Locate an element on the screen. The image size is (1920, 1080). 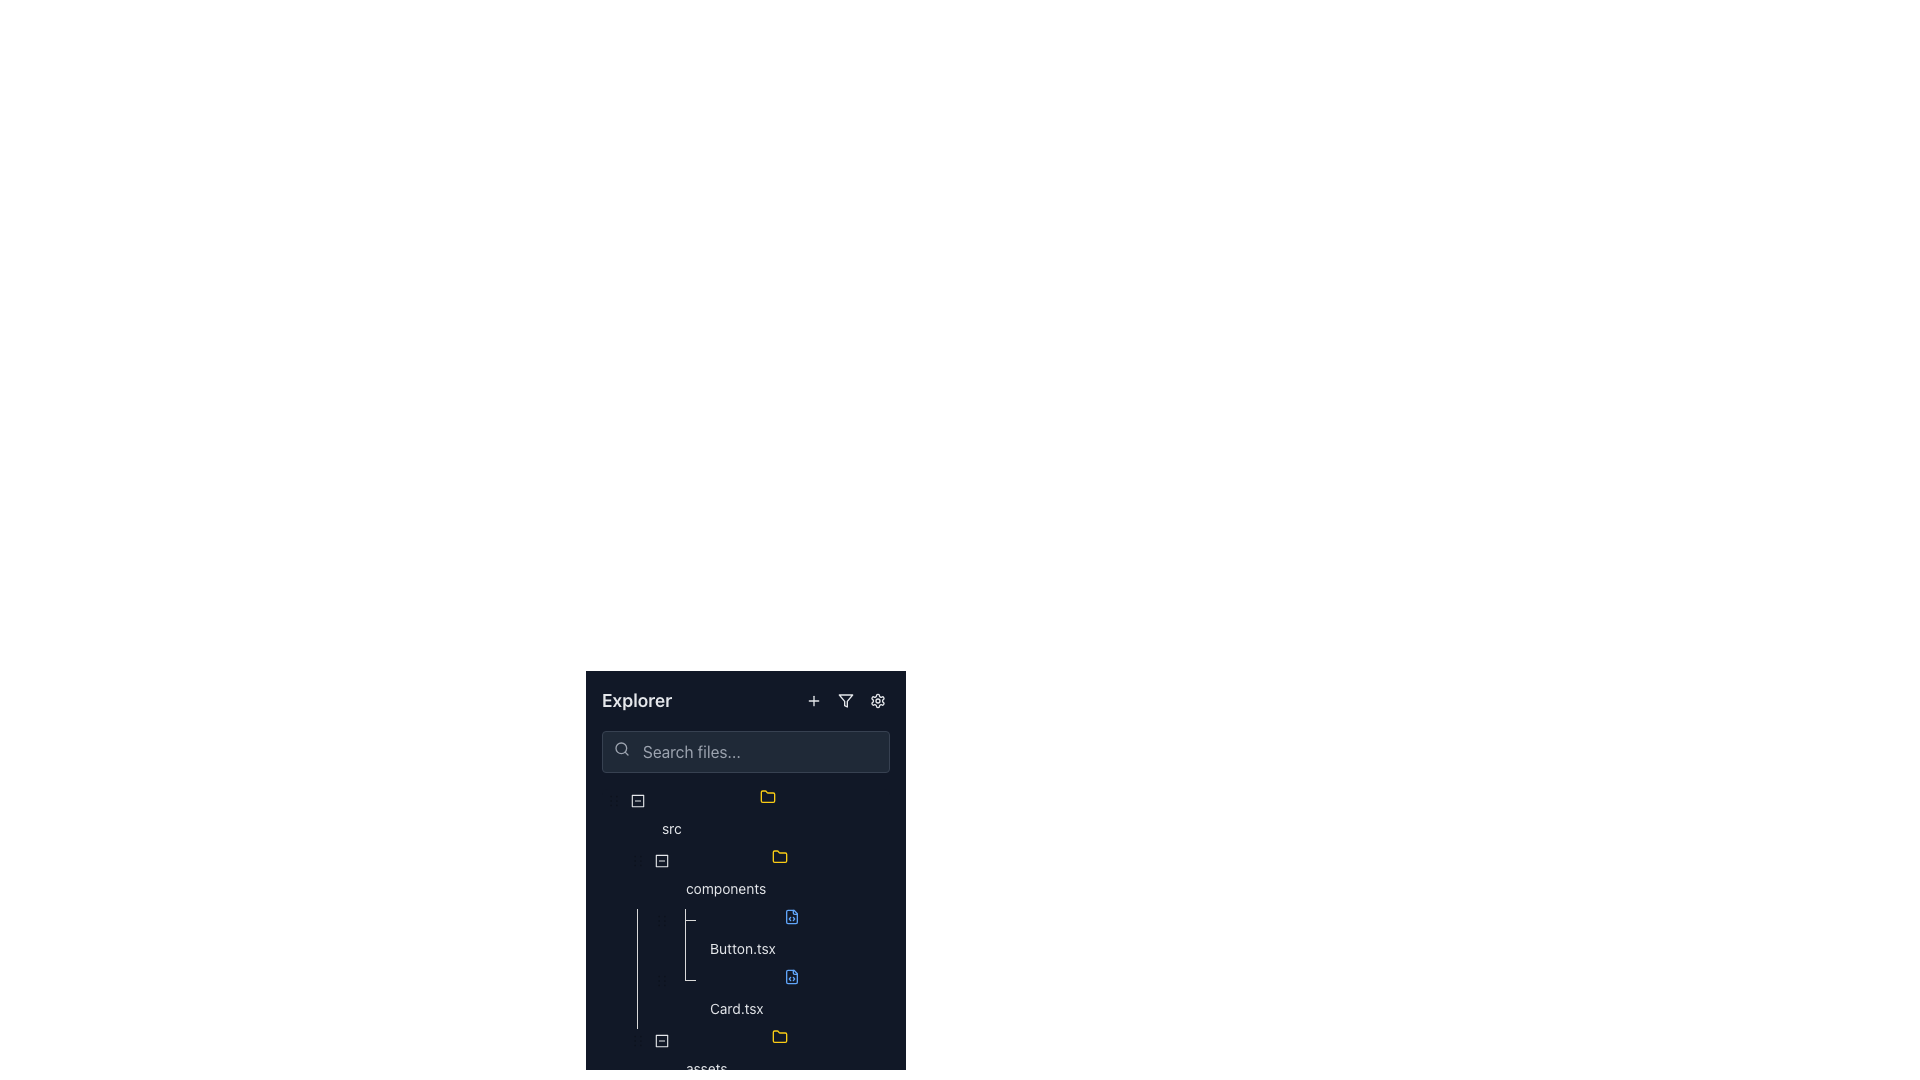
the non-interactive visual indicator (tree branch) located to the left of 'Button.tsx' in the tree structure is located at coordinates (686, 937).